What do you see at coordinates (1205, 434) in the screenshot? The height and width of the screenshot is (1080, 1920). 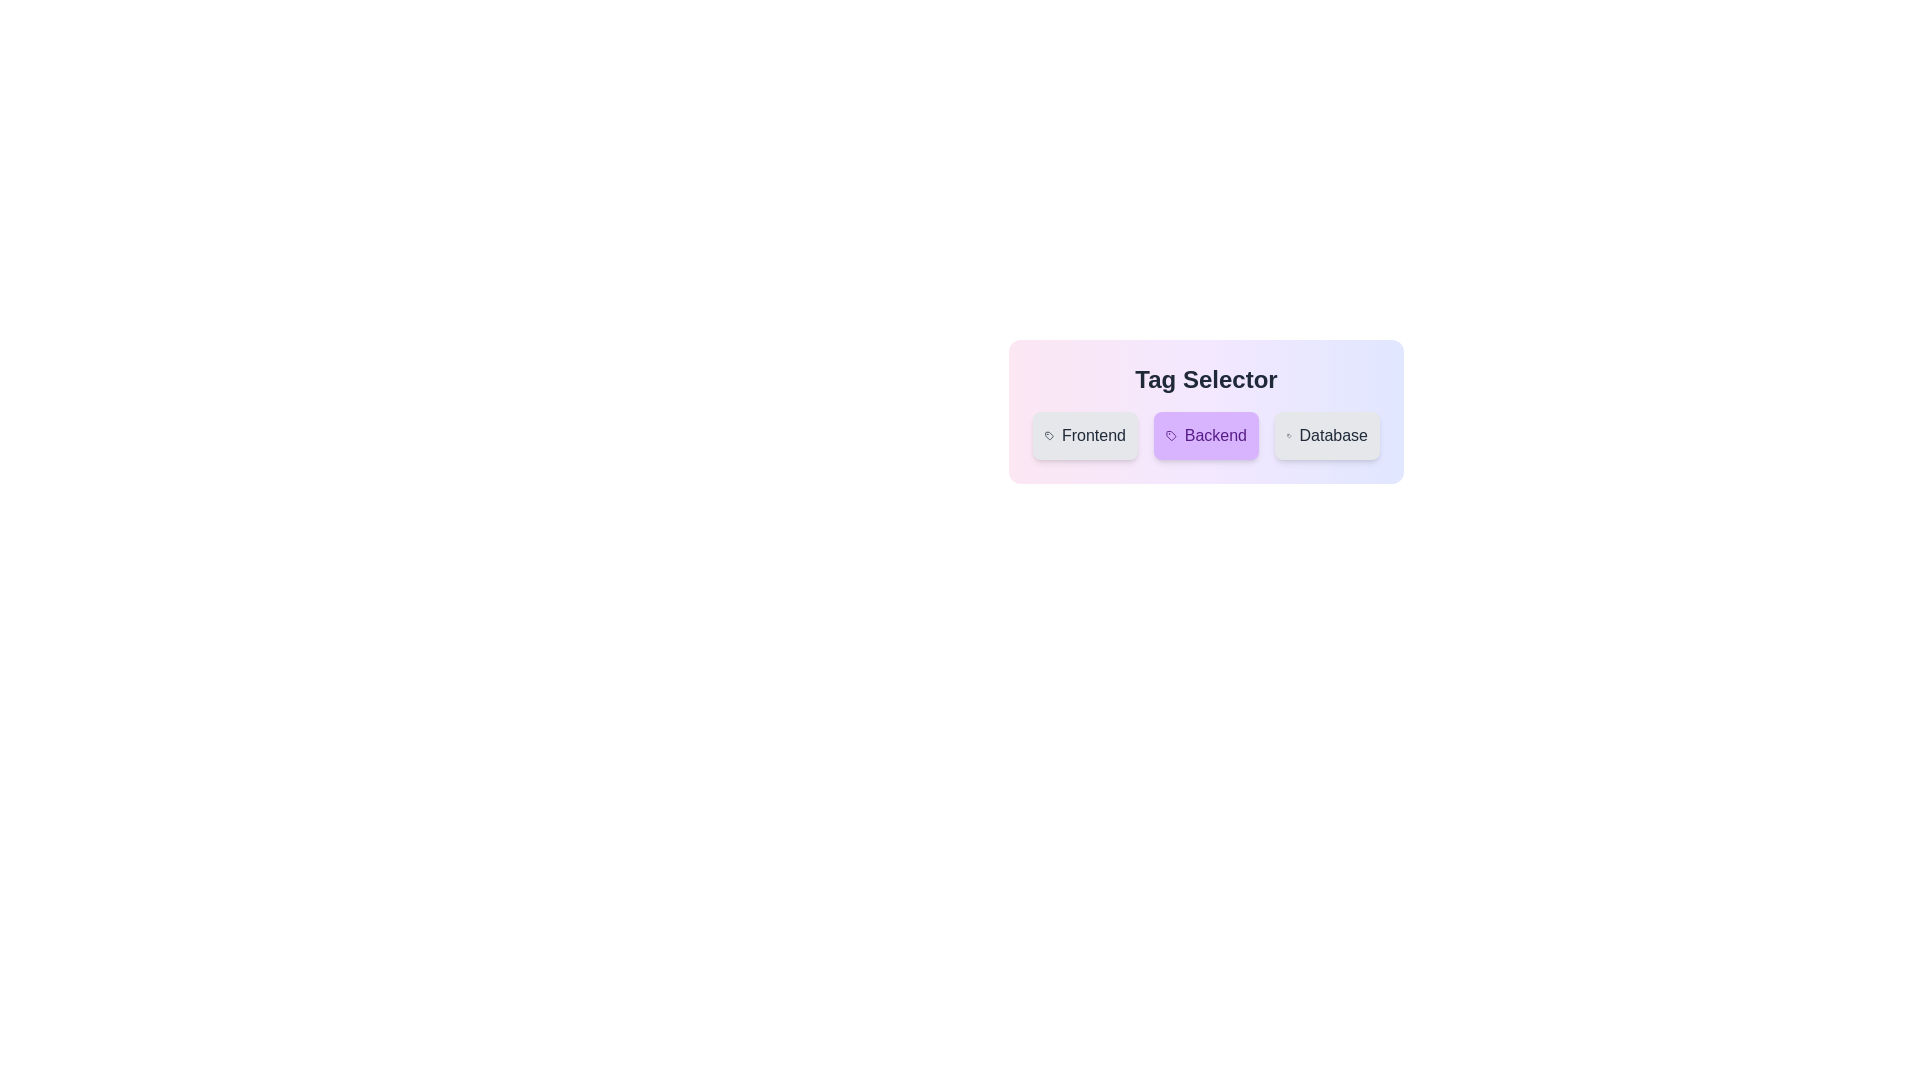 I see `the tag Backend` at bounding box center [1205, 434].